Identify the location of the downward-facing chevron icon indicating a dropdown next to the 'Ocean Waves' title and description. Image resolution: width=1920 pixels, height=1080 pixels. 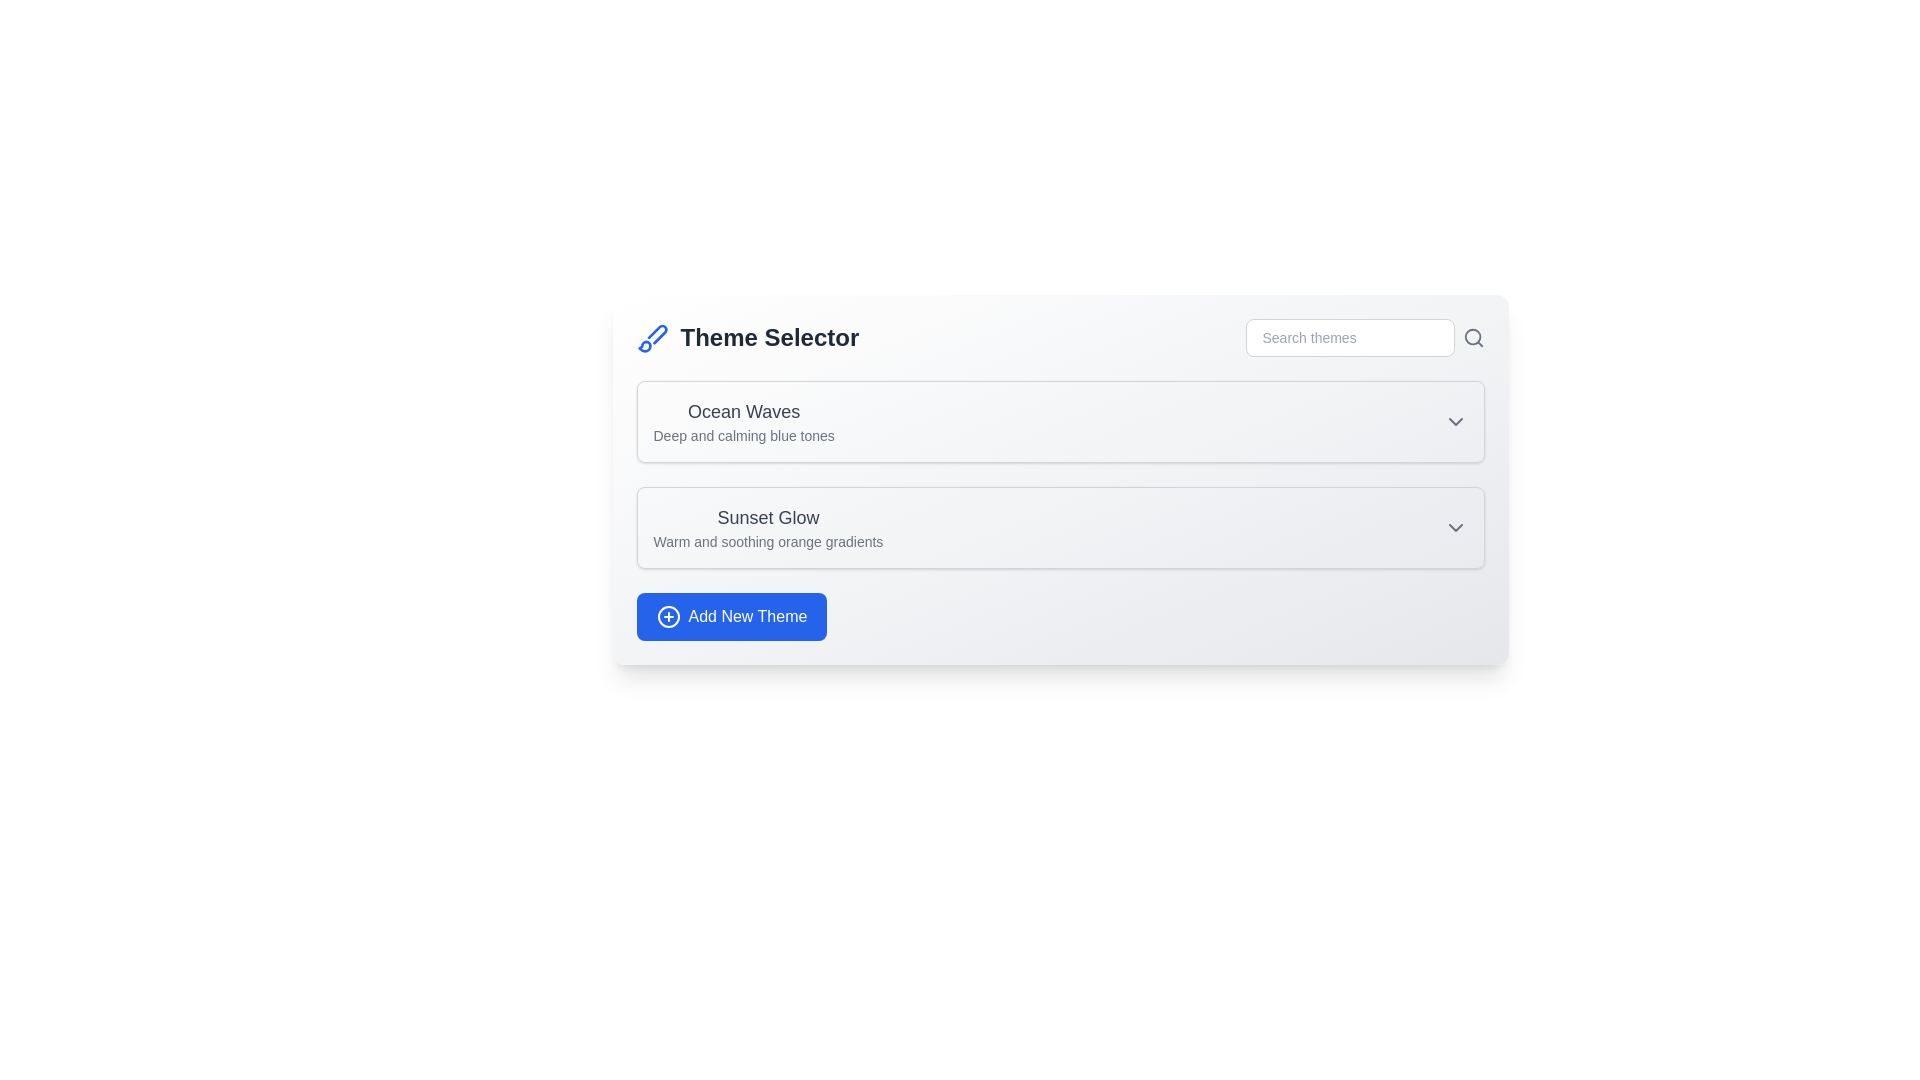
(1455, 420).